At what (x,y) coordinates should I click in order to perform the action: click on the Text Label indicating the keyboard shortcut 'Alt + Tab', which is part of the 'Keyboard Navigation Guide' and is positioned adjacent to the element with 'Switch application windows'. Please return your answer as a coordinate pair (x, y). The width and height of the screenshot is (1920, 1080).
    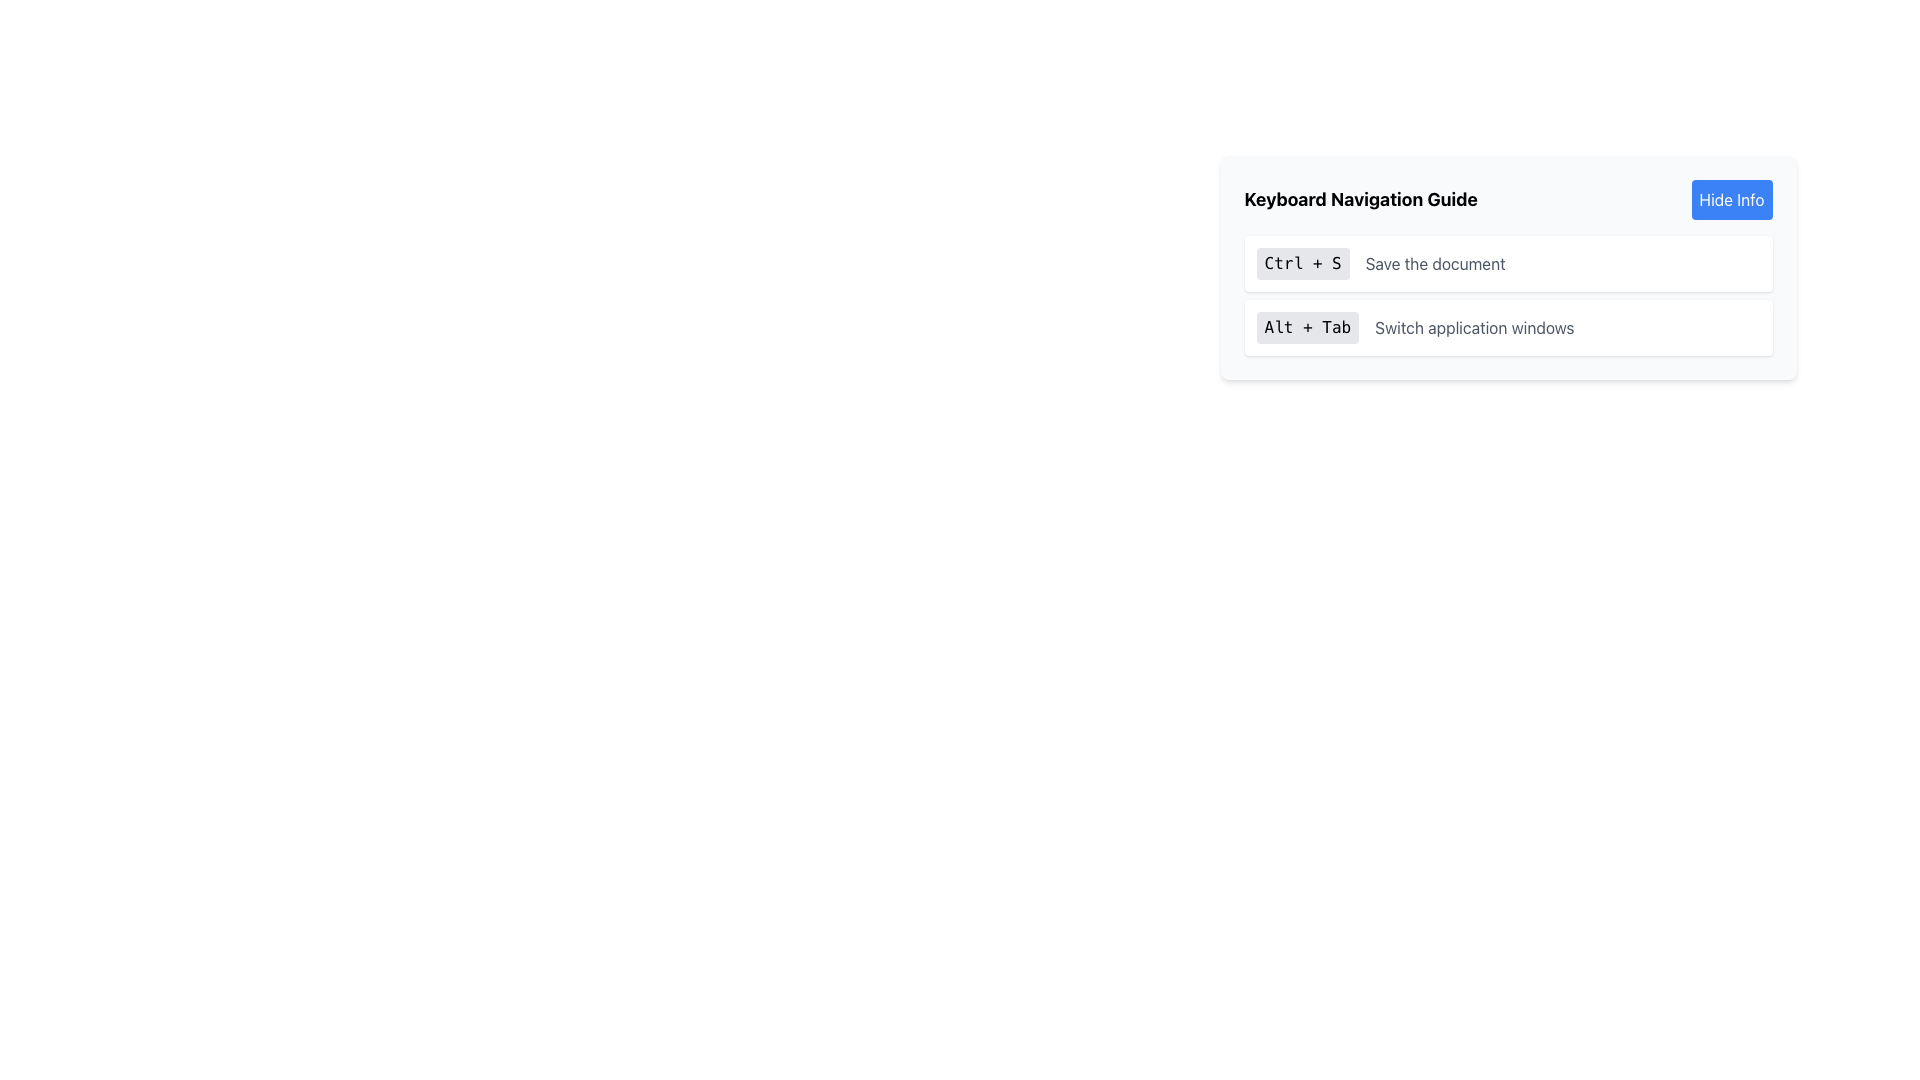
    Looking at the image, I should click on (1307, 326).